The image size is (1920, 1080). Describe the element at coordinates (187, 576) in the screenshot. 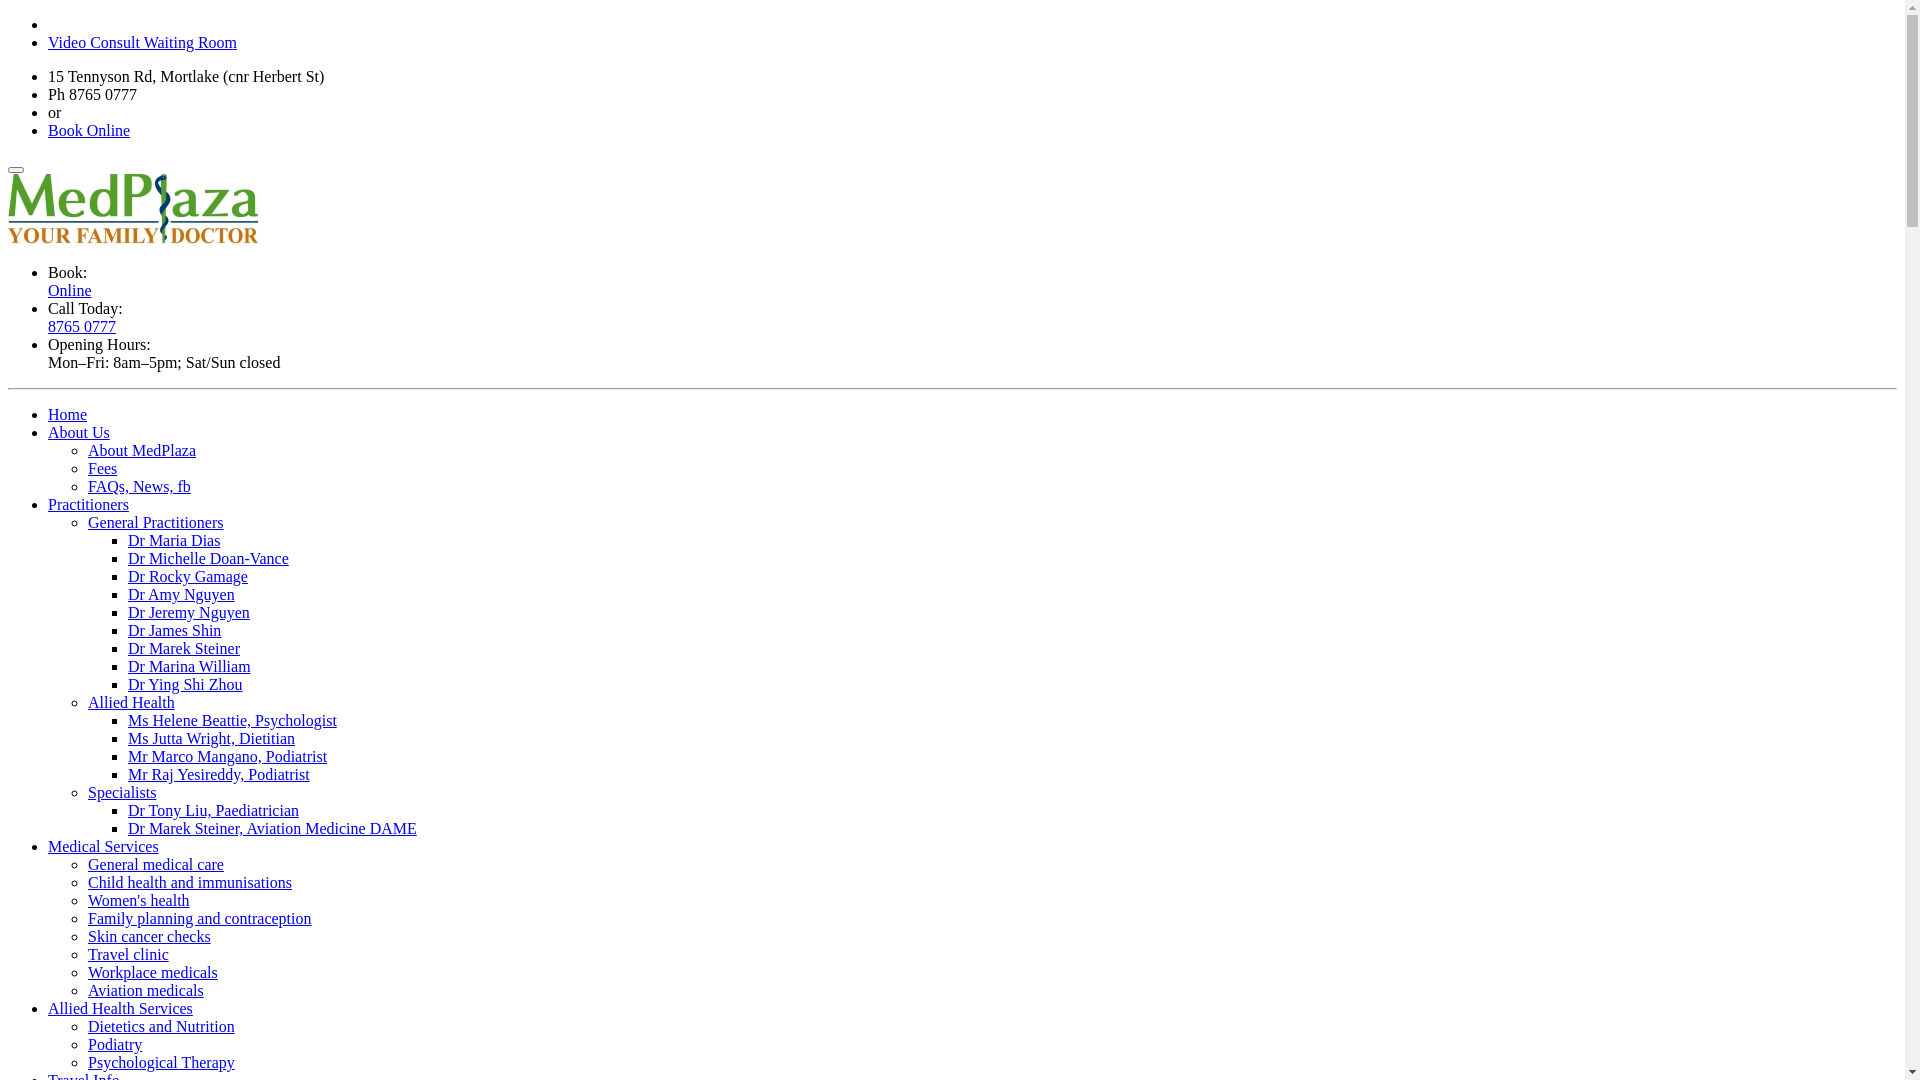

I see `'Dr Rocky Gamage'` at that location.